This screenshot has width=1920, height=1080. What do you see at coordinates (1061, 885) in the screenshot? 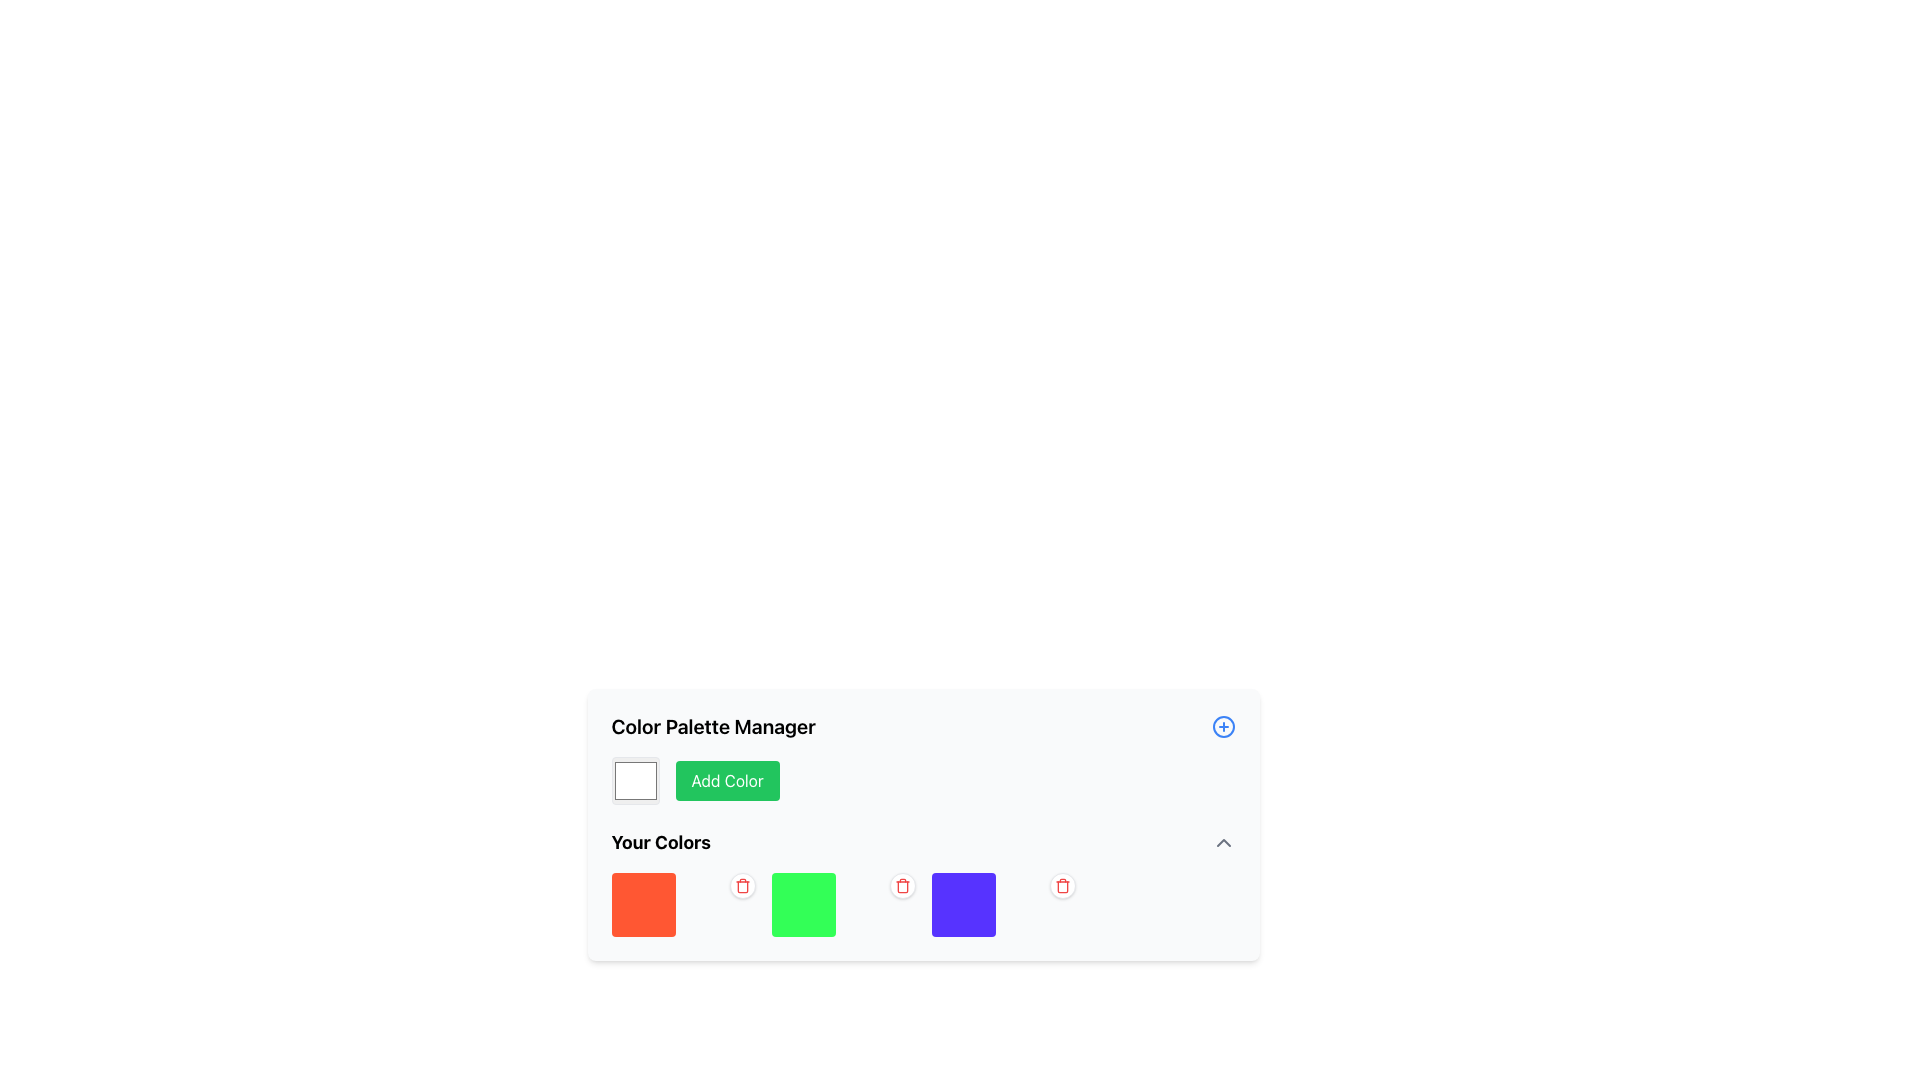
I see `the circular button with a red trash can icon located at the top-right corner of the purple square in the 'Your Colors' section to invoke the delete action` at bounding box center [1061, 885].